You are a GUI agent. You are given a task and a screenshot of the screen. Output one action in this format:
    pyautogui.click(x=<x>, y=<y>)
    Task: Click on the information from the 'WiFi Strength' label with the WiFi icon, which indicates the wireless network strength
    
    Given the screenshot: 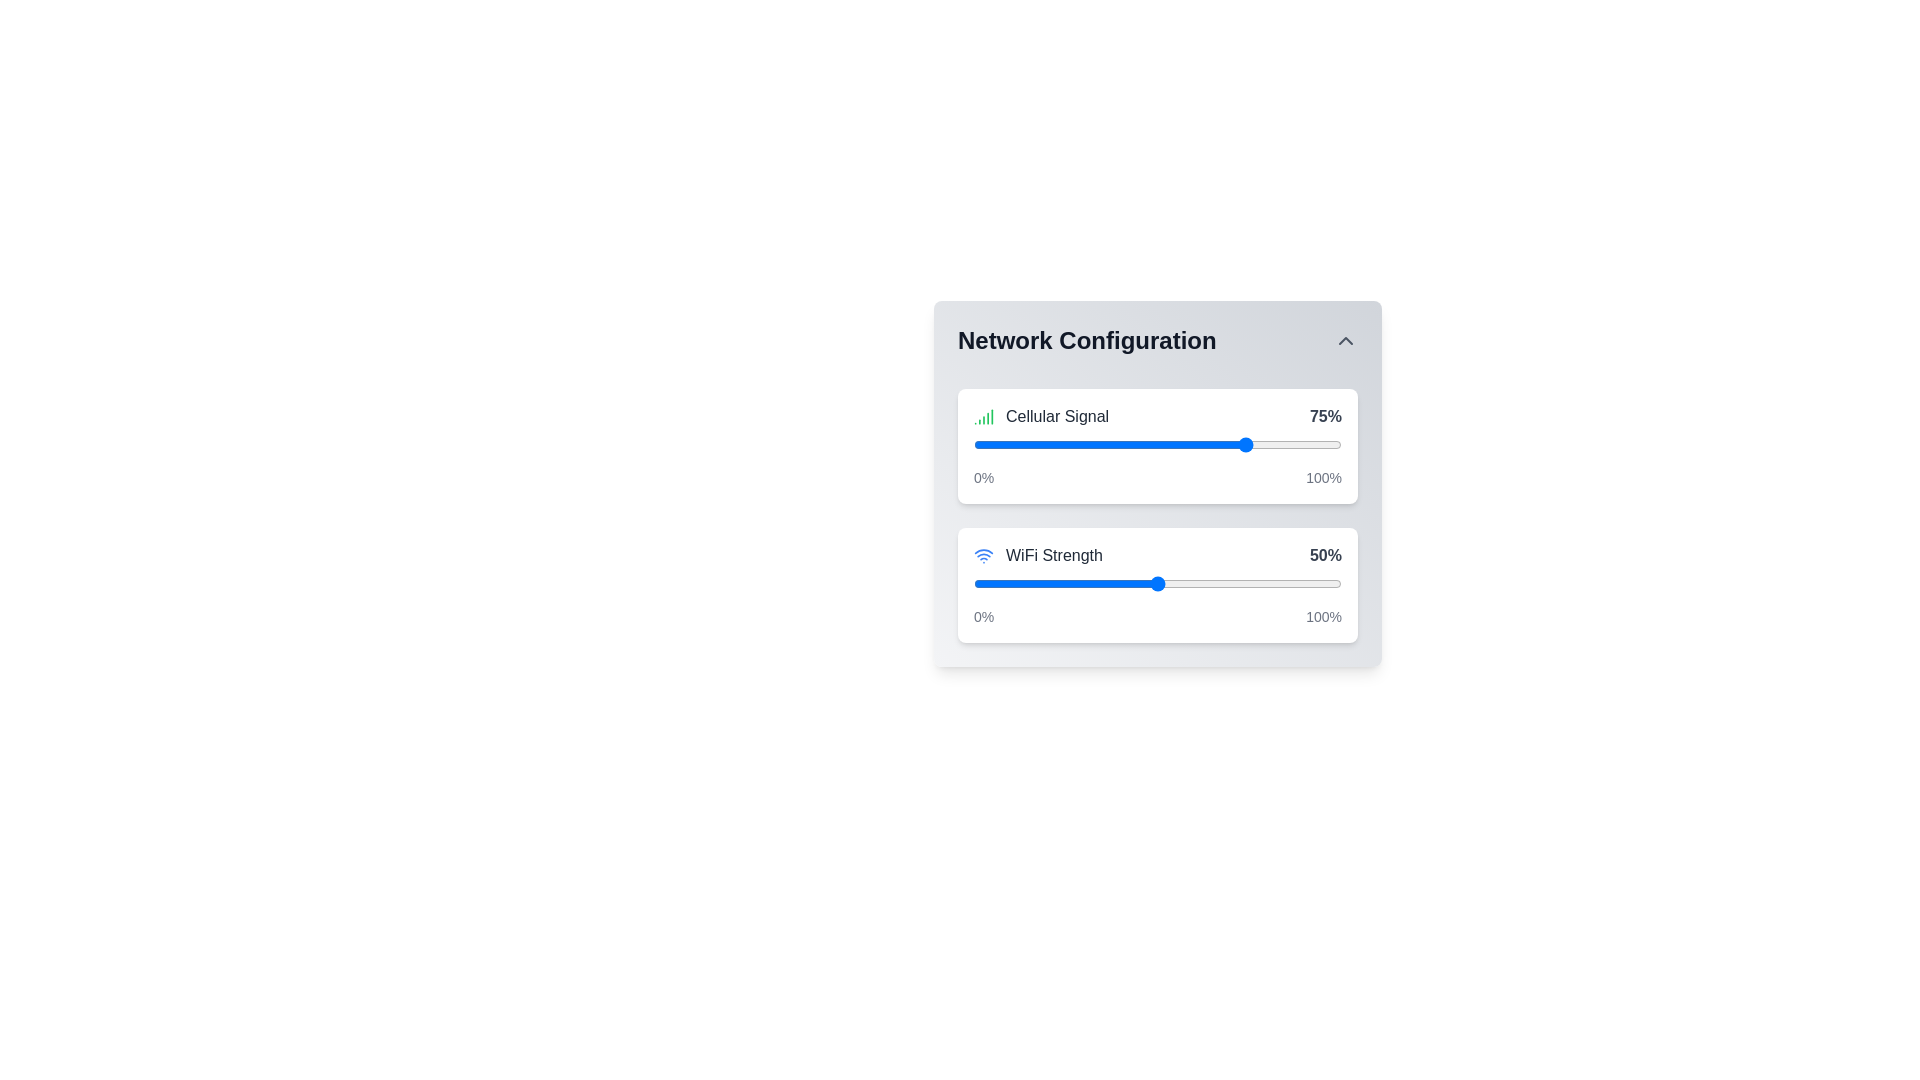 What is the action you would take?
    pyautogui.click(x=1038, y=555)
    